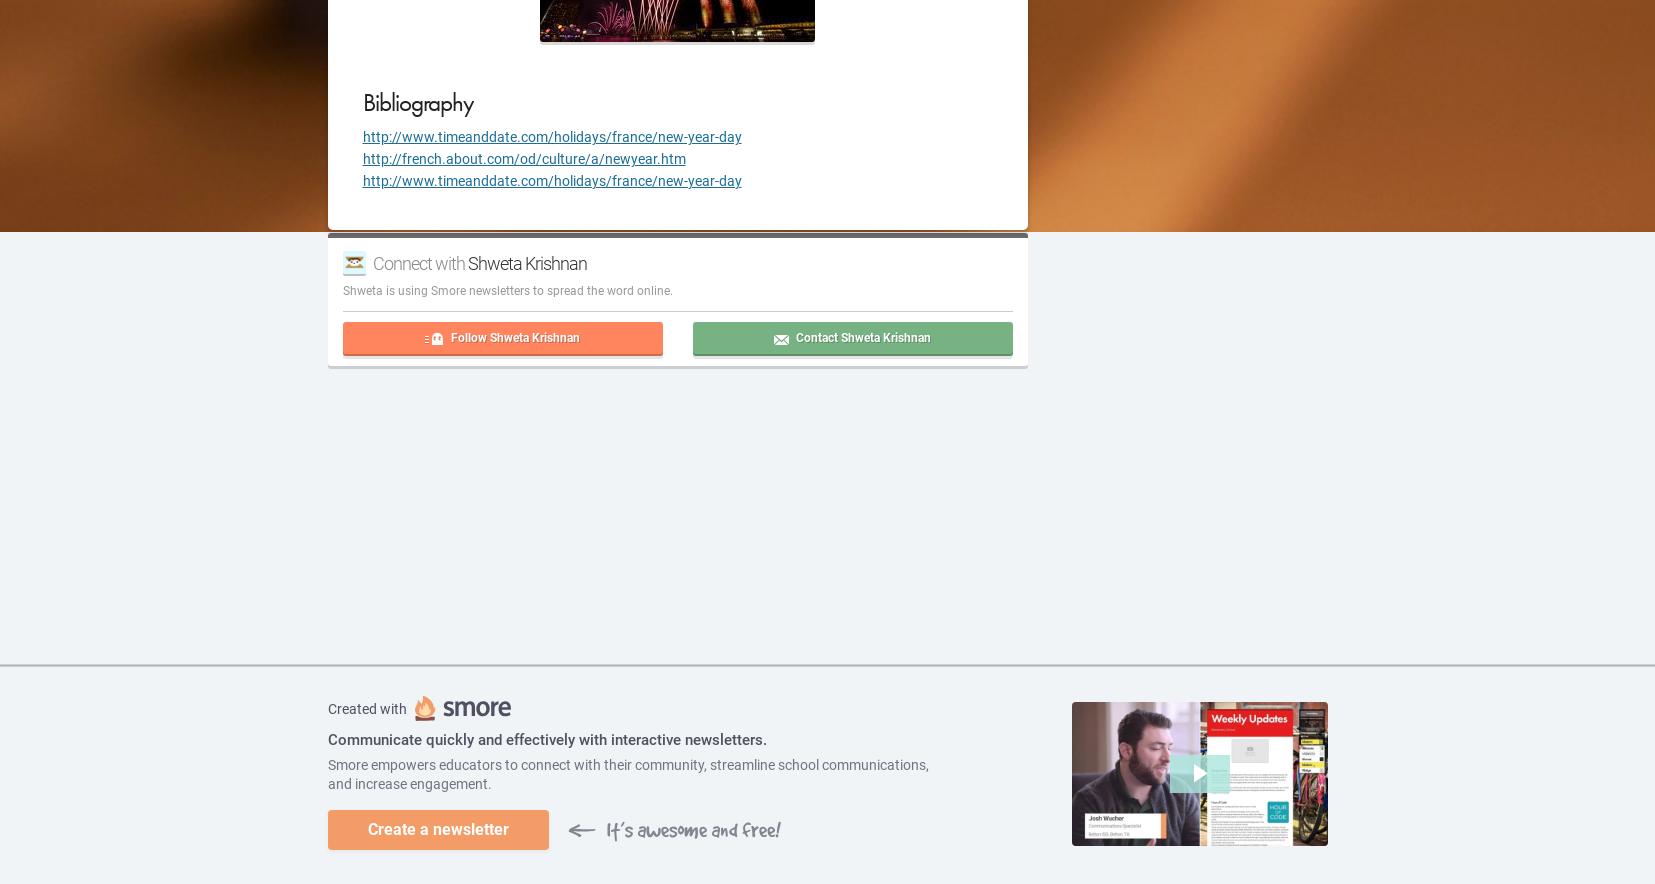 This screenshot has width=1655, height=884. Describe the element at coordinates (366, 707) in the screenshot. I see `'Created with'` at that location.